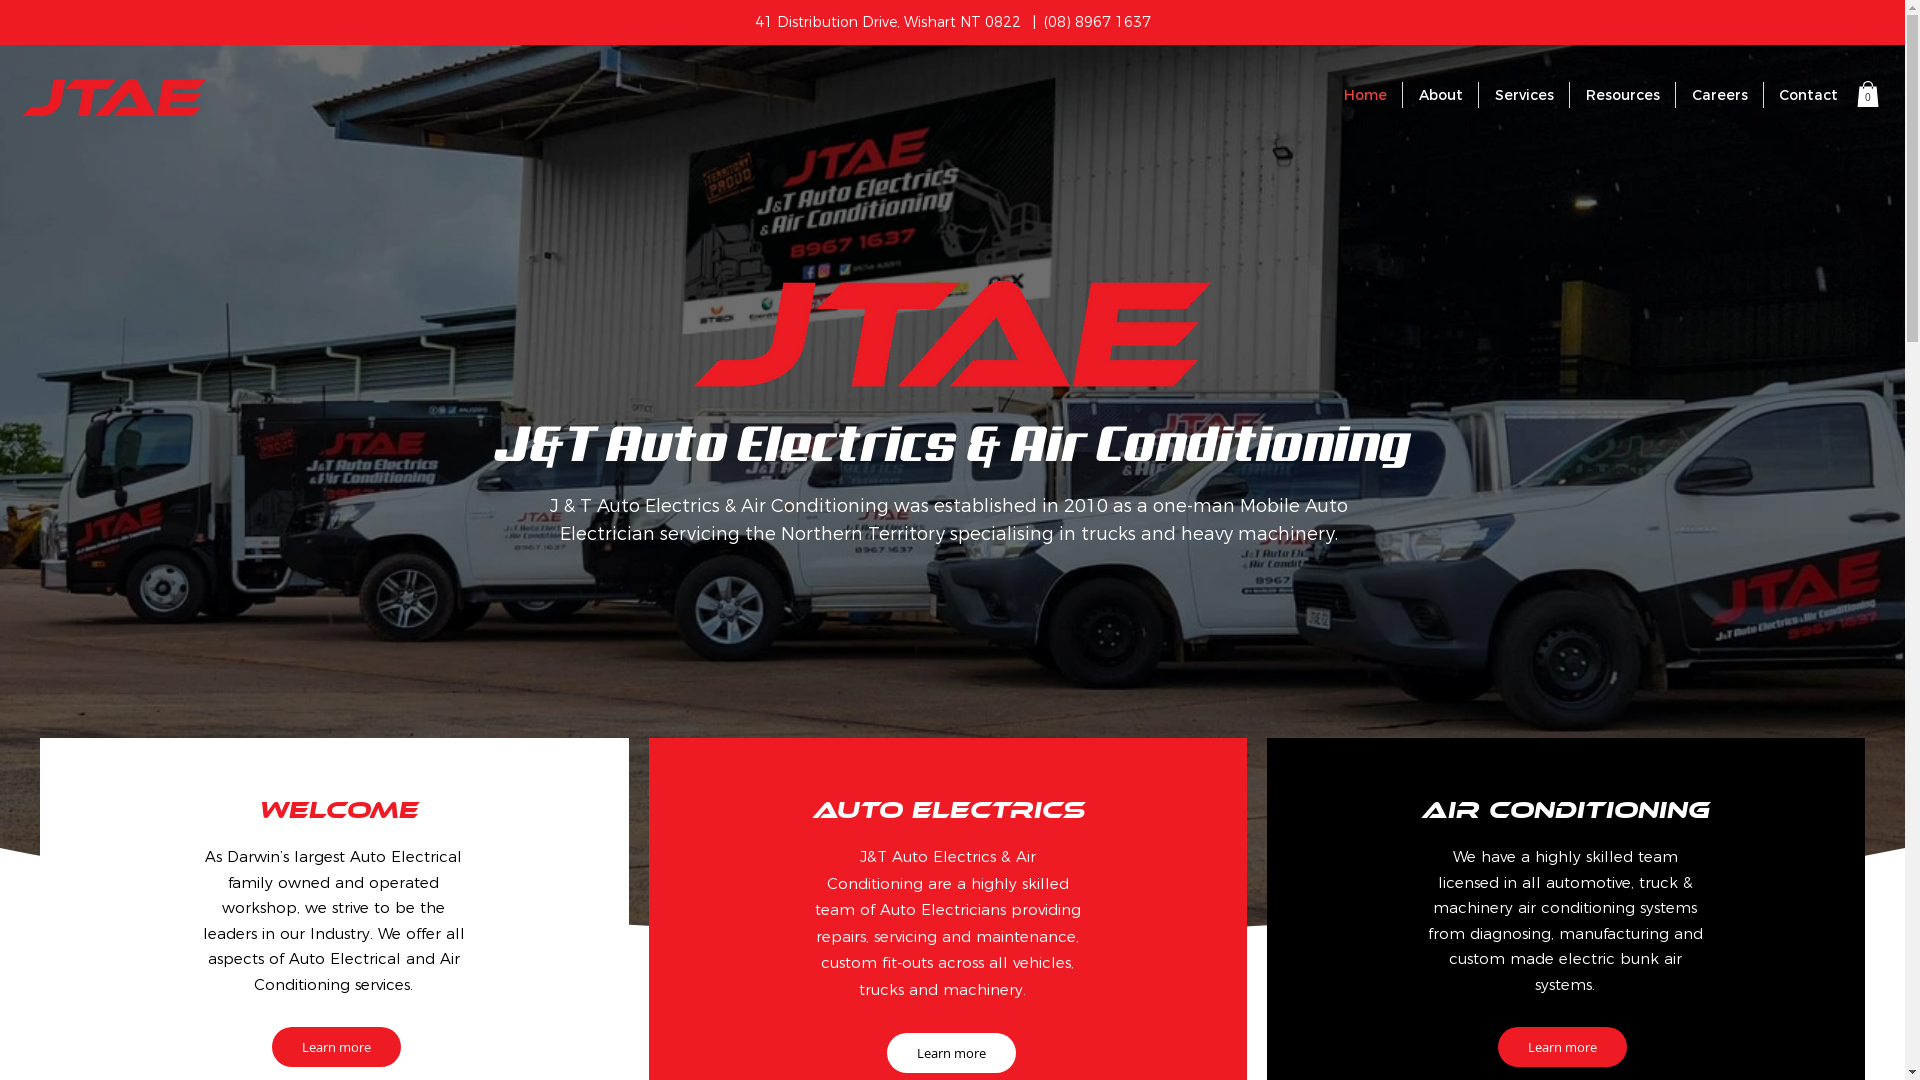 The width and height of the screenshot is (1920, 1080). Describe the element at coordinates (1363, 95) in the screenshot. I see `'Home'` at that location.